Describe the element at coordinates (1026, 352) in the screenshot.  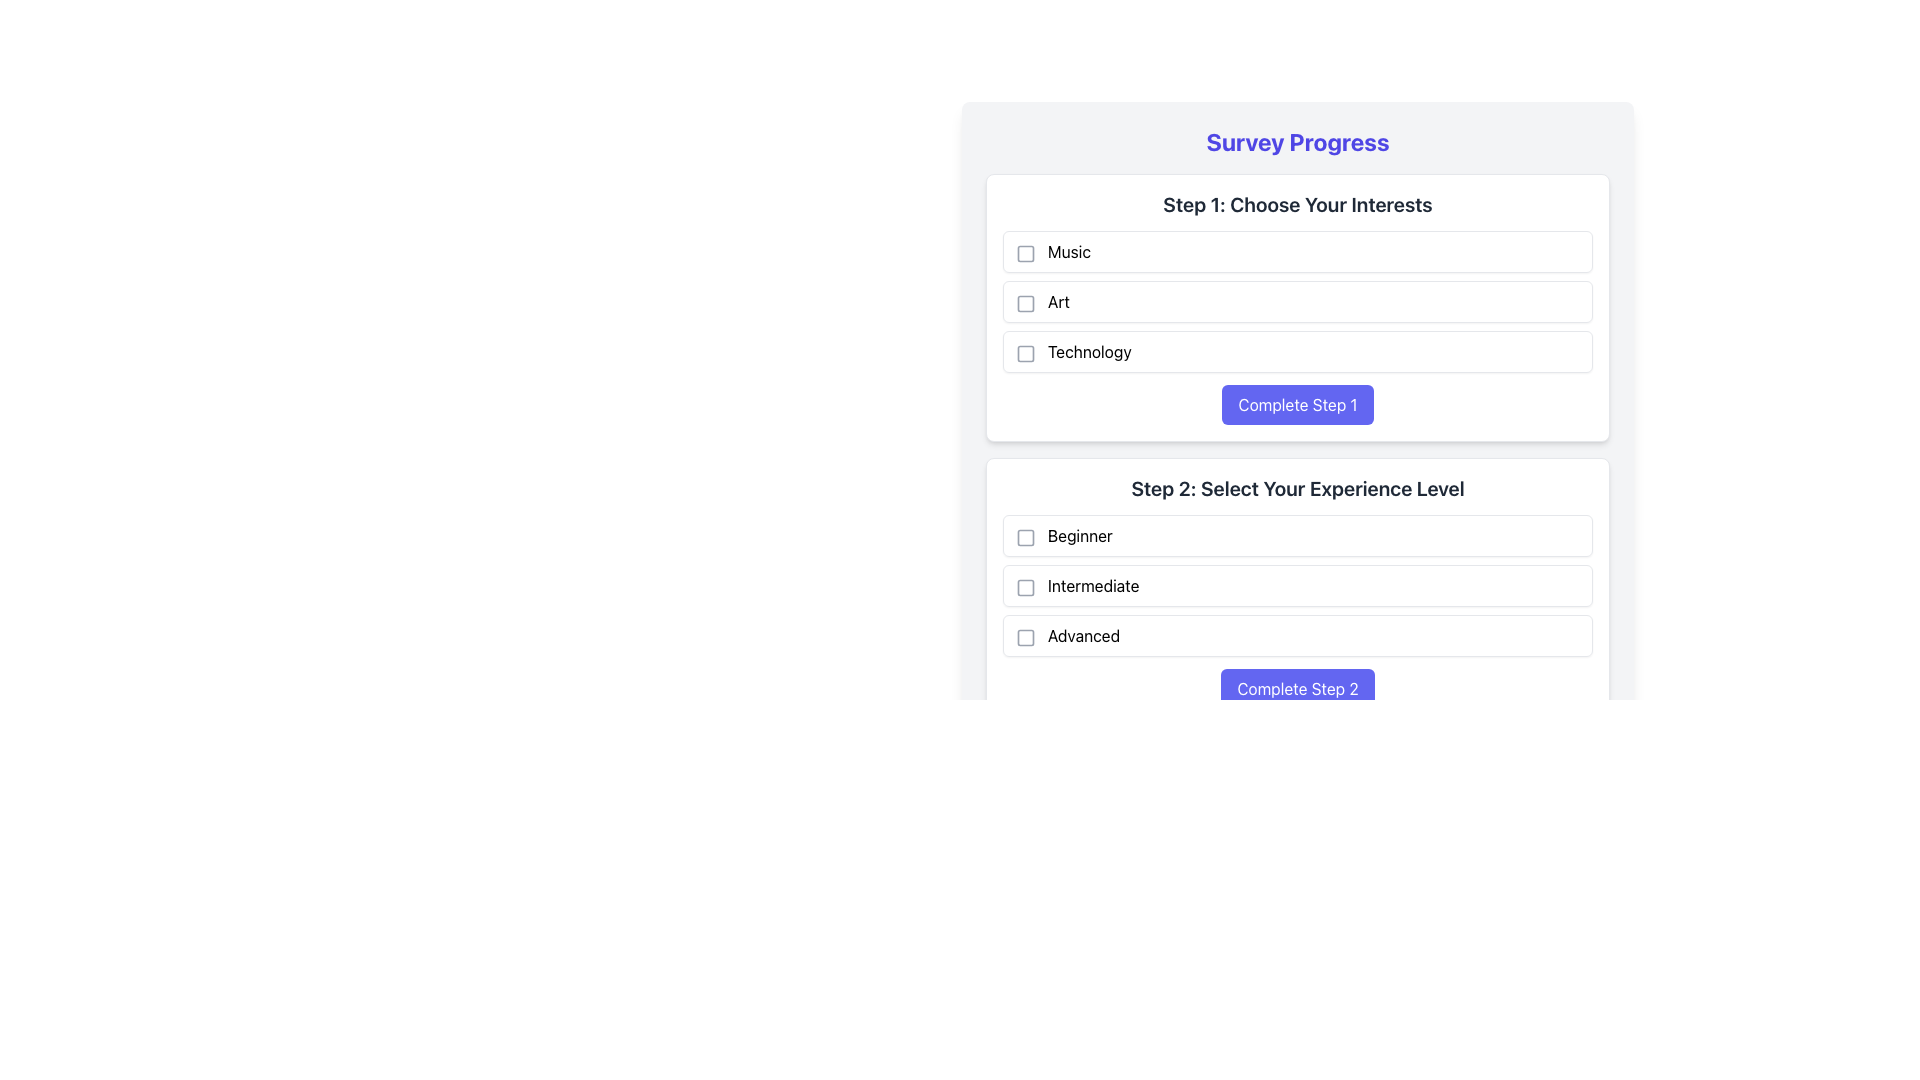
I see `the checkbox indicator for the 'Technology' option in the 'Step 1: Choose Your Interests' section, which is a square with a size of 18px and rounded corners` at that location.